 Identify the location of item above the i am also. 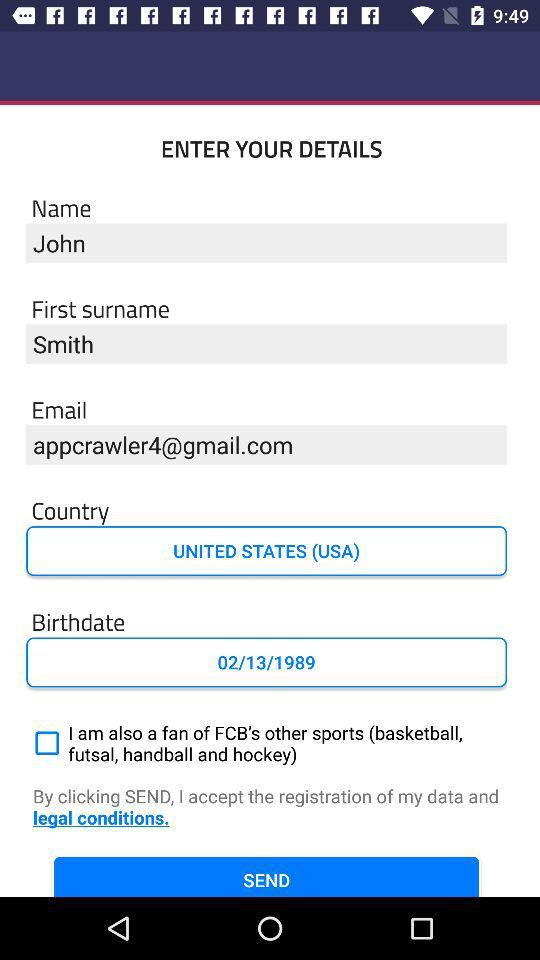
(266, 662).